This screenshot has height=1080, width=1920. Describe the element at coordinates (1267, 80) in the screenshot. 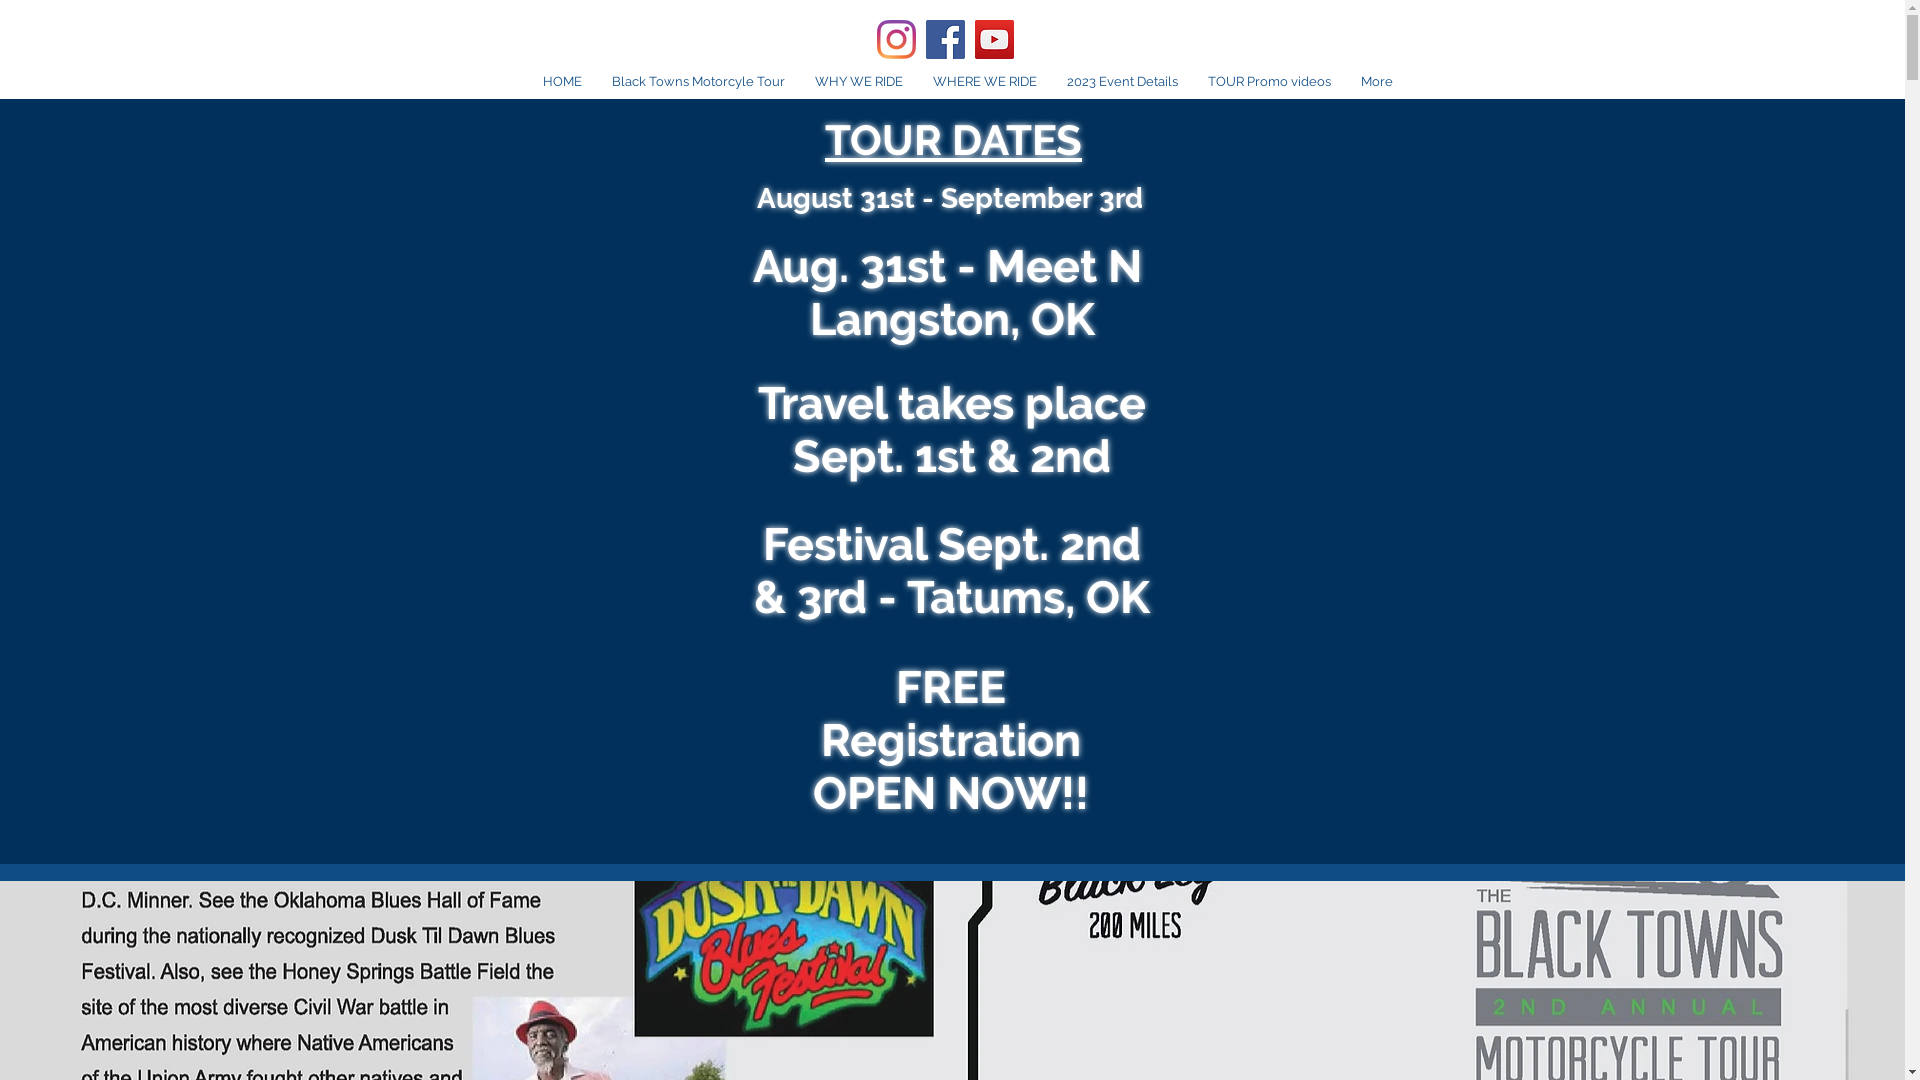

I see `'TOUR Promo videos'` at that location.